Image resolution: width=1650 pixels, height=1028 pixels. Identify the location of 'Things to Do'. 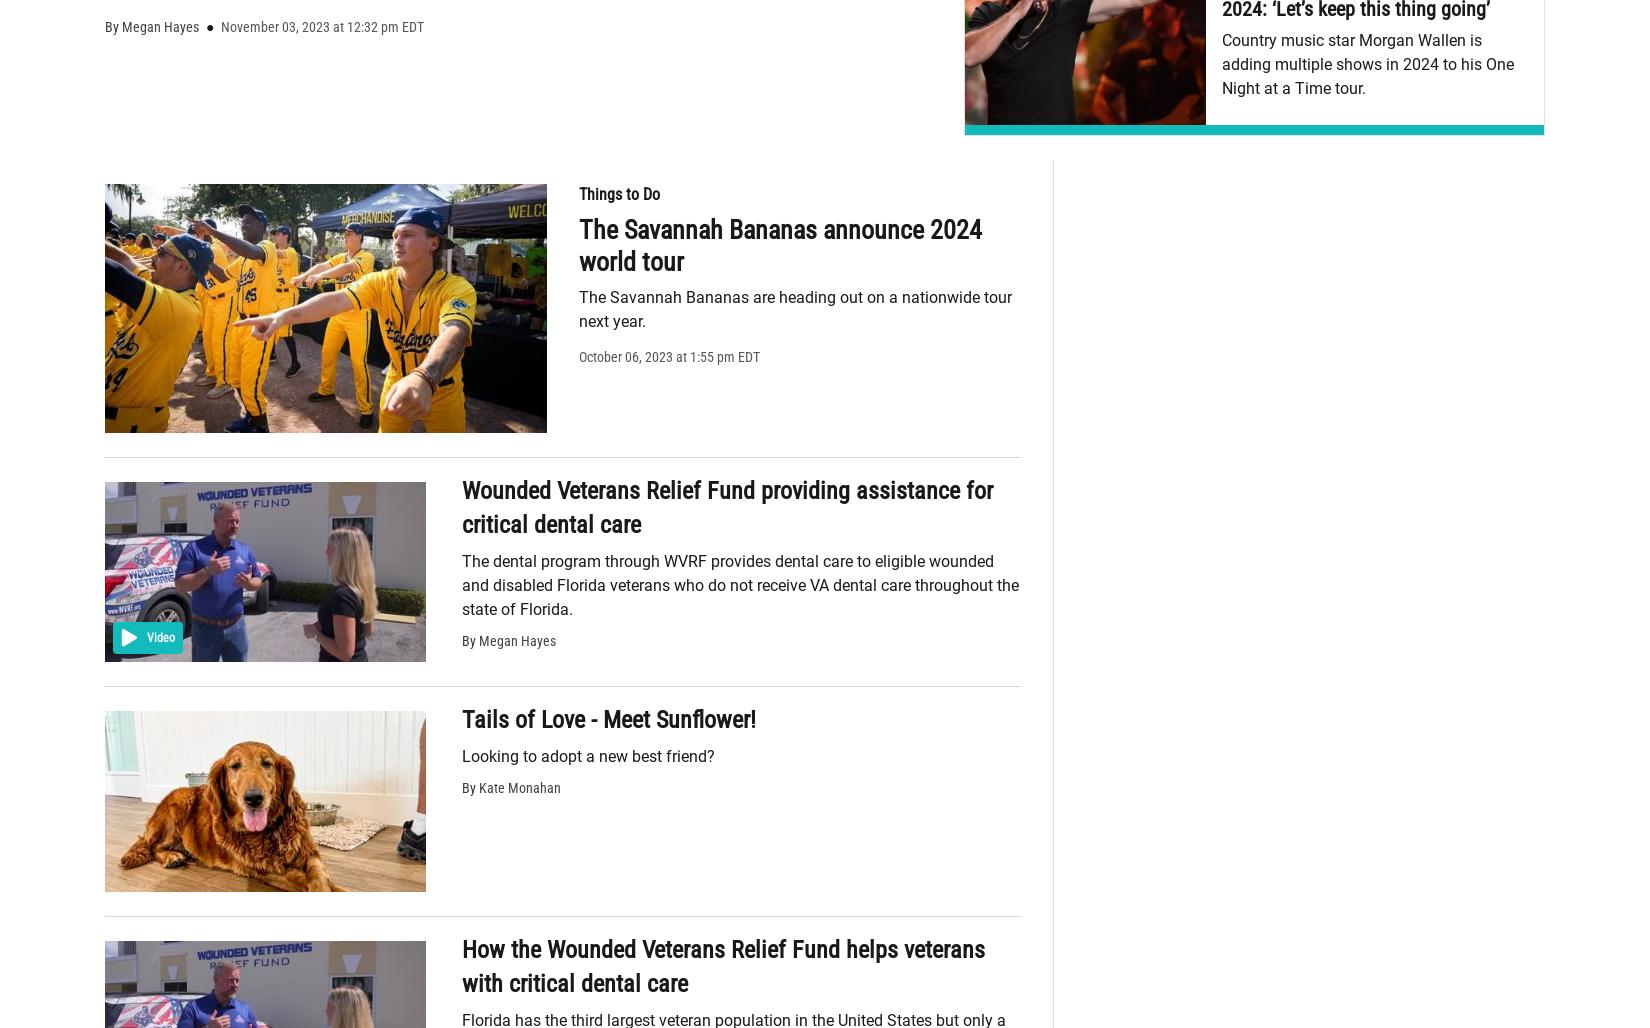
(618, 193).